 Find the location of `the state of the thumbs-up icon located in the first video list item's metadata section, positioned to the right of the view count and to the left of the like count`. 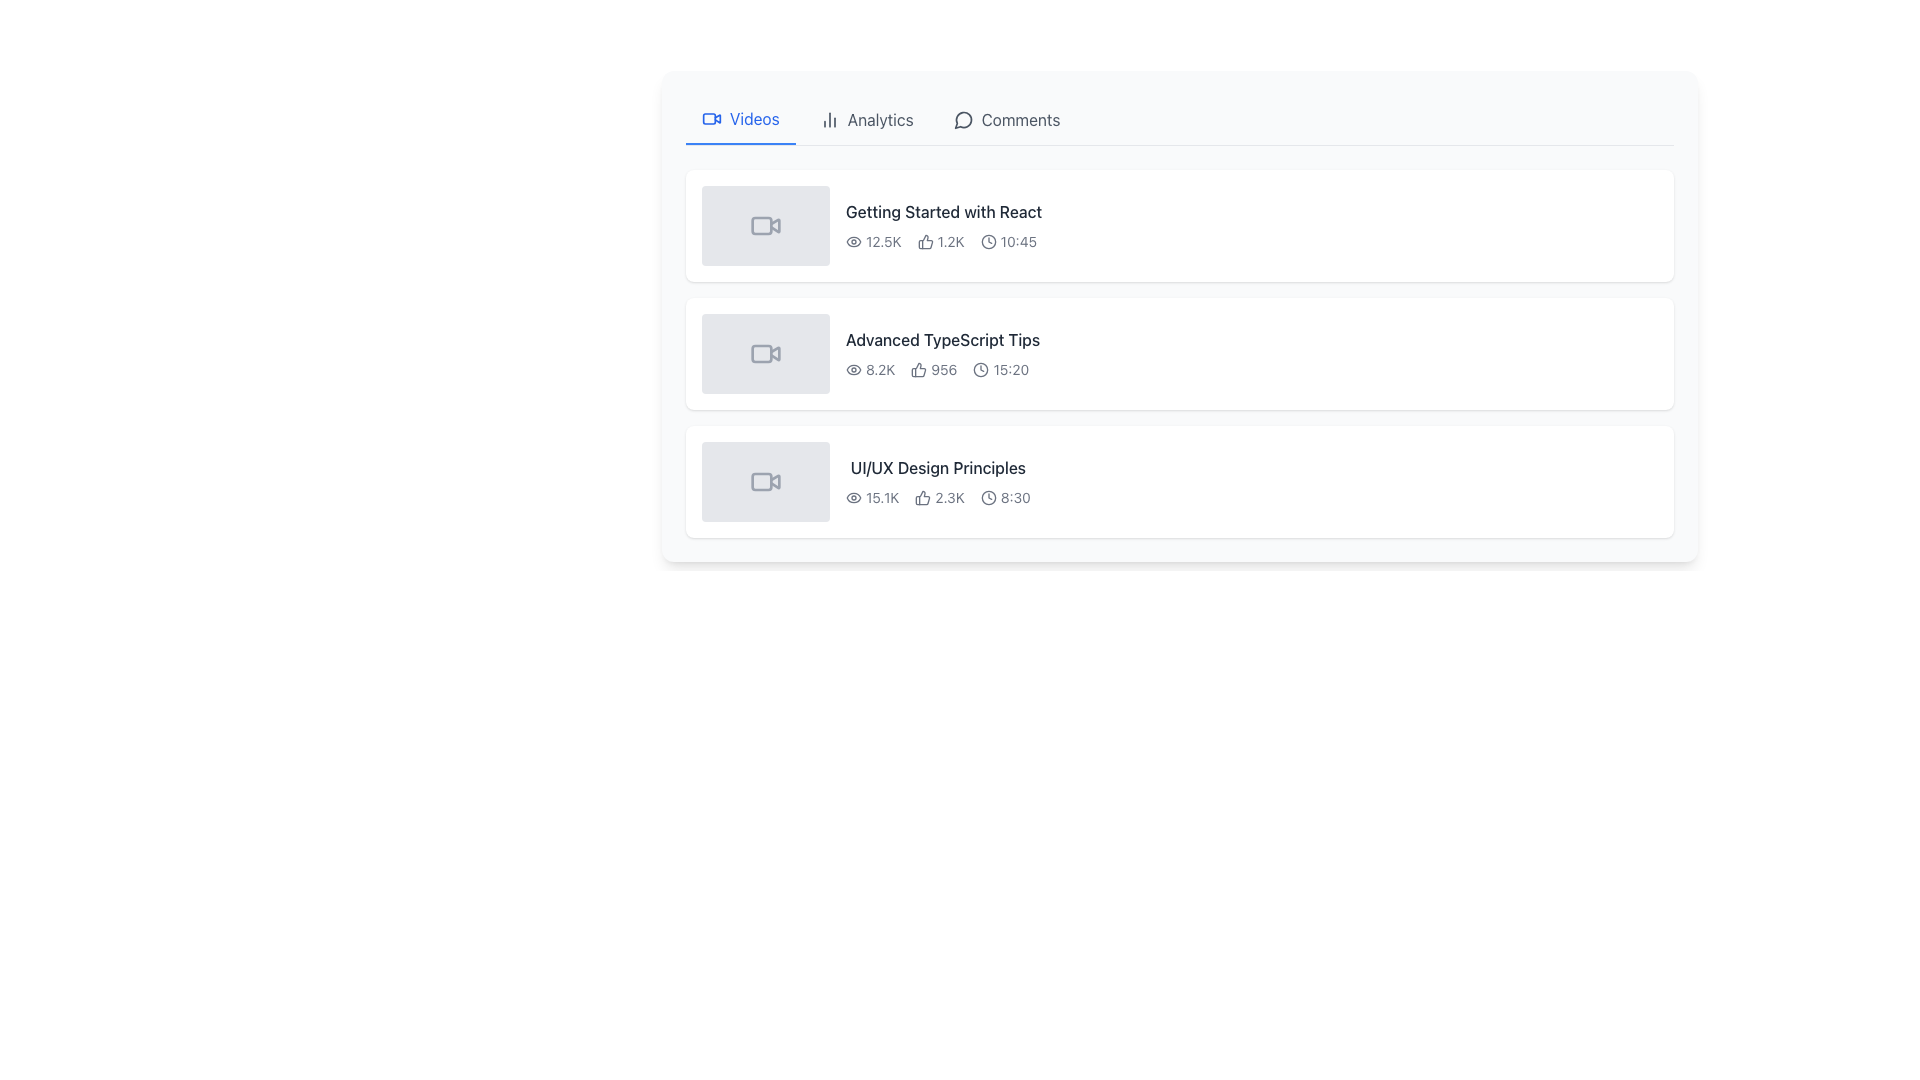

the state of the thumbs-up icon located in the first video list item's metadata section, positioned to the right of the view count and to the left of the like count is located at coordinates (924, 241).